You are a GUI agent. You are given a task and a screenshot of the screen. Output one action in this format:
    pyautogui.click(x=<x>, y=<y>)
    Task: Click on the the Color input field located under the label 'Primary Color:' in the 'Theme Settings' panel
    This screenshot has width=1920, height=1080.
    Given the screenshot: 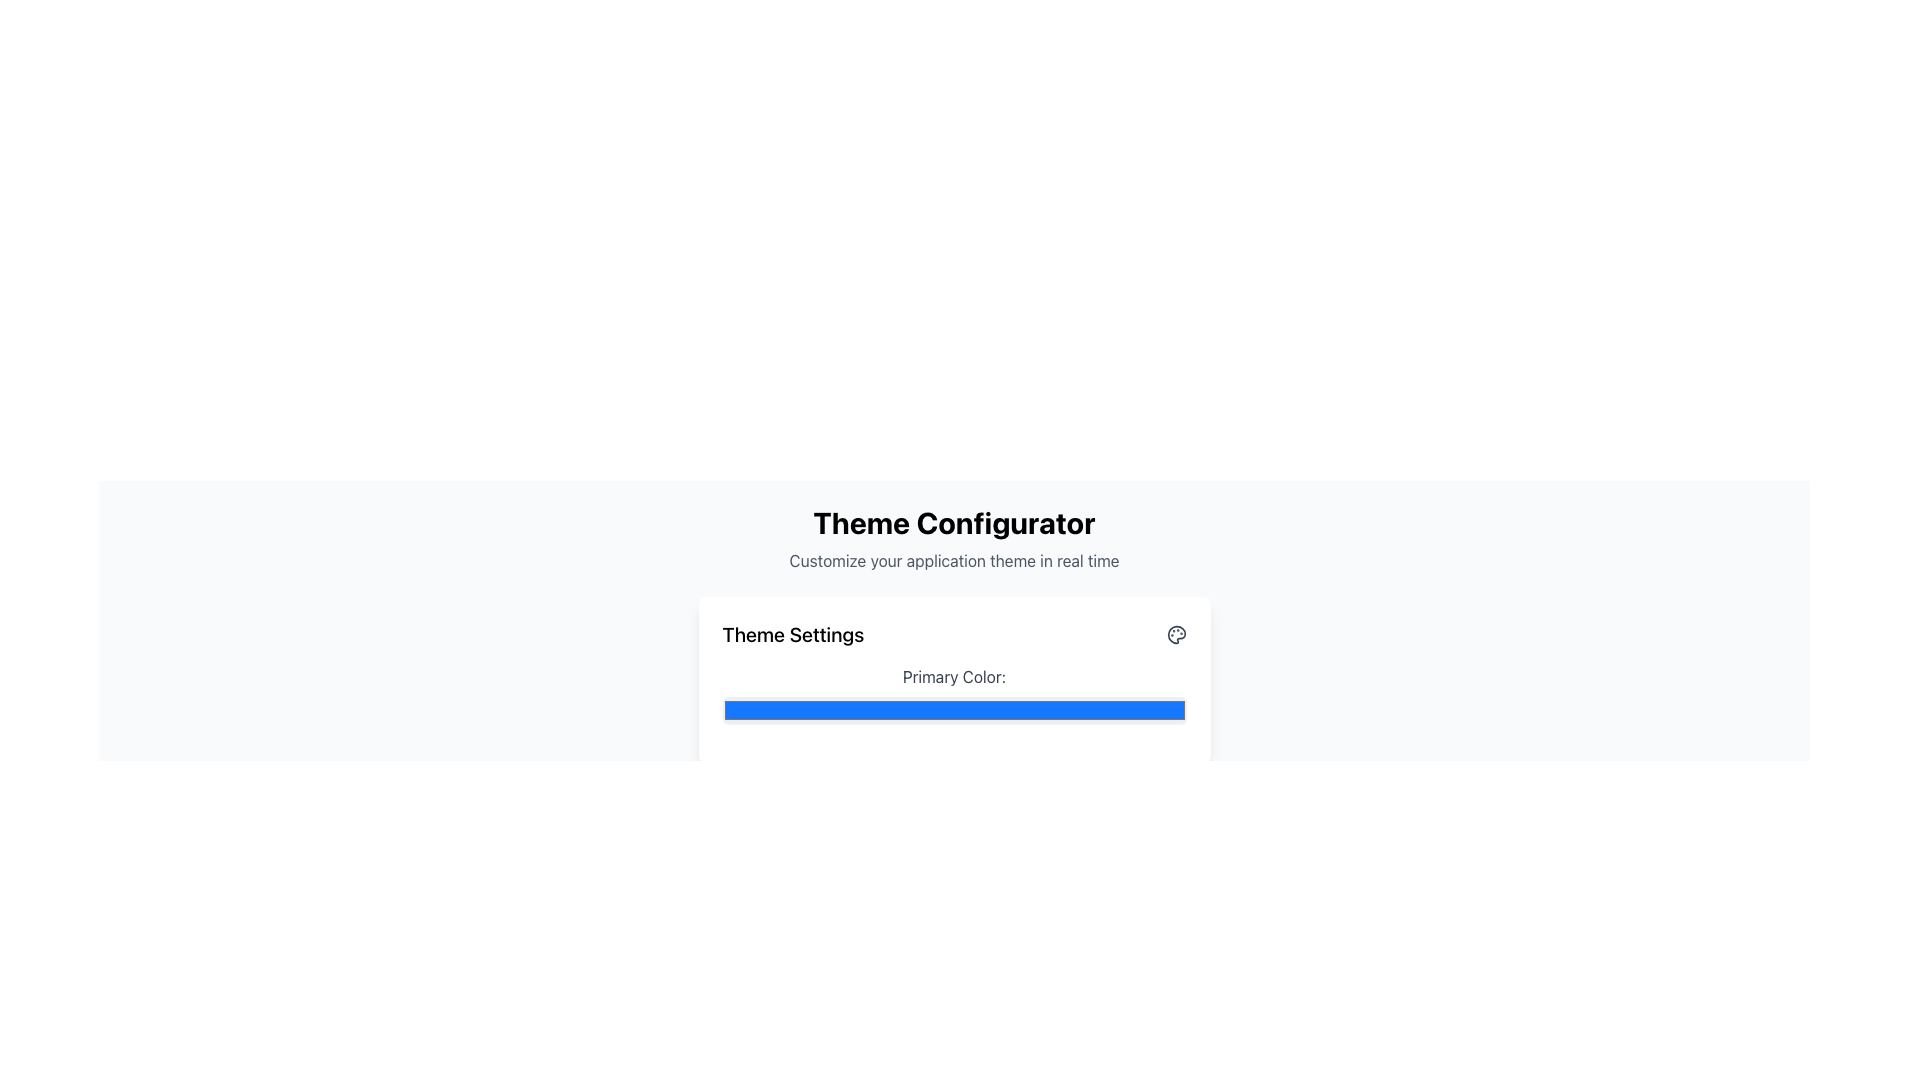 What is the action you would take?
    pyautogui.click(x=953, y=693)
    